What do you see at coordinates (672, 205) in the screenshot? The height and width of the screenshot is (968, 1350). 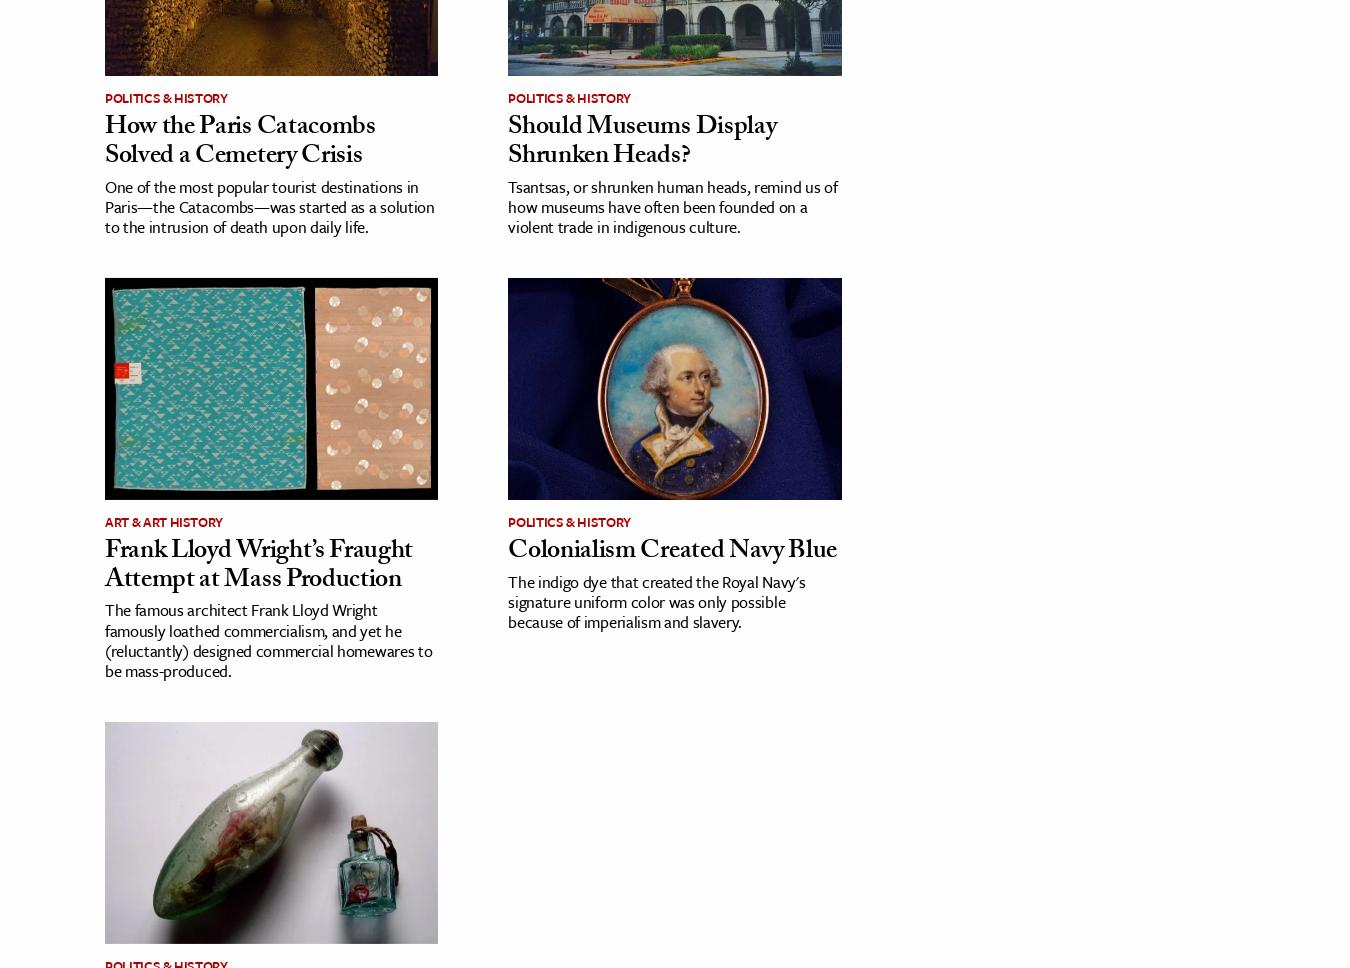 I see `'Tsantsas, or shrunken human heads, remind us of how museums have often been founded on a violent trade in indigenous culture.'` at bounding box center [672, 205].